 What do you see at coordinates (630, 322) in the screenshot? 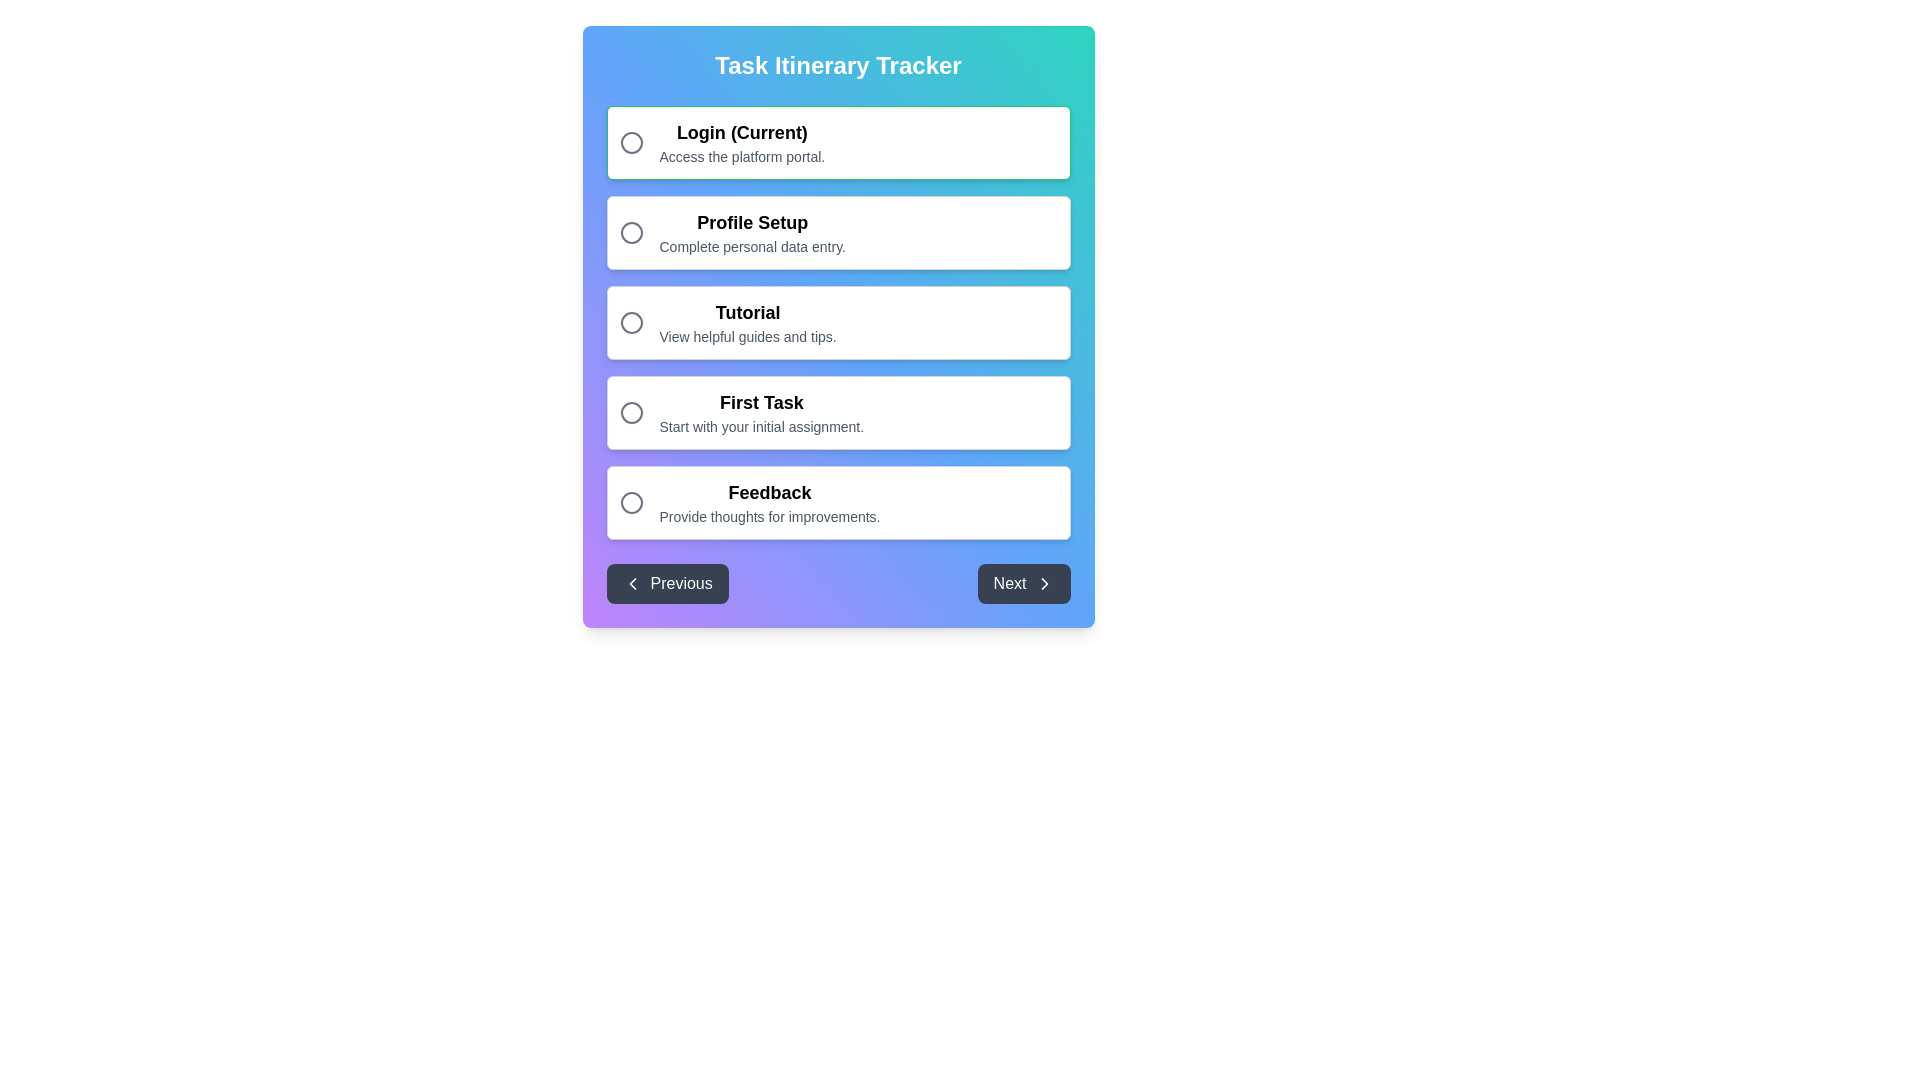
I see `the Circular visual icon located in the third row labeled 'Tutorial', which visually represents a step or state within a process` at bounding box center [630, 322].